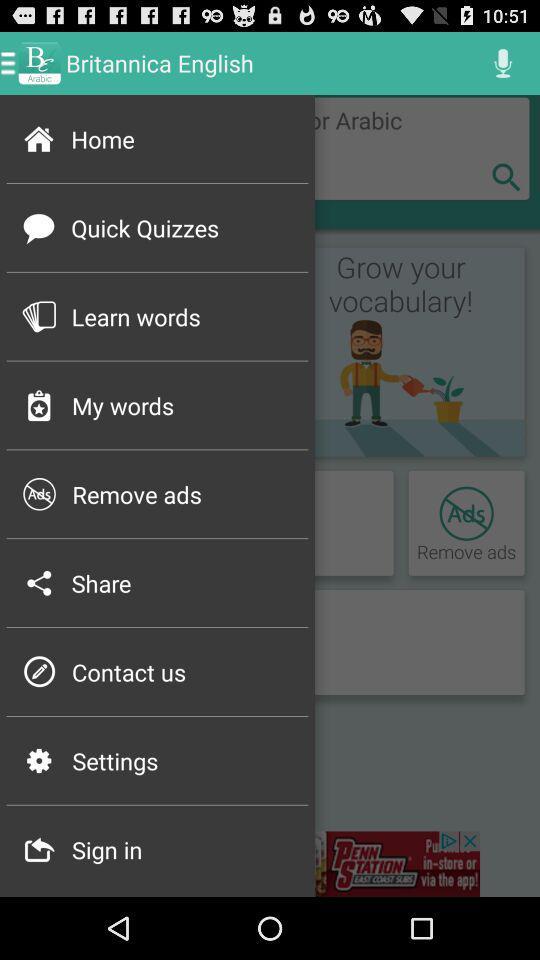 The width and height of the screenshot is (540, 960). Describe the element at coordinates (268, 147) in the screenshot. I see `home page` at that location.